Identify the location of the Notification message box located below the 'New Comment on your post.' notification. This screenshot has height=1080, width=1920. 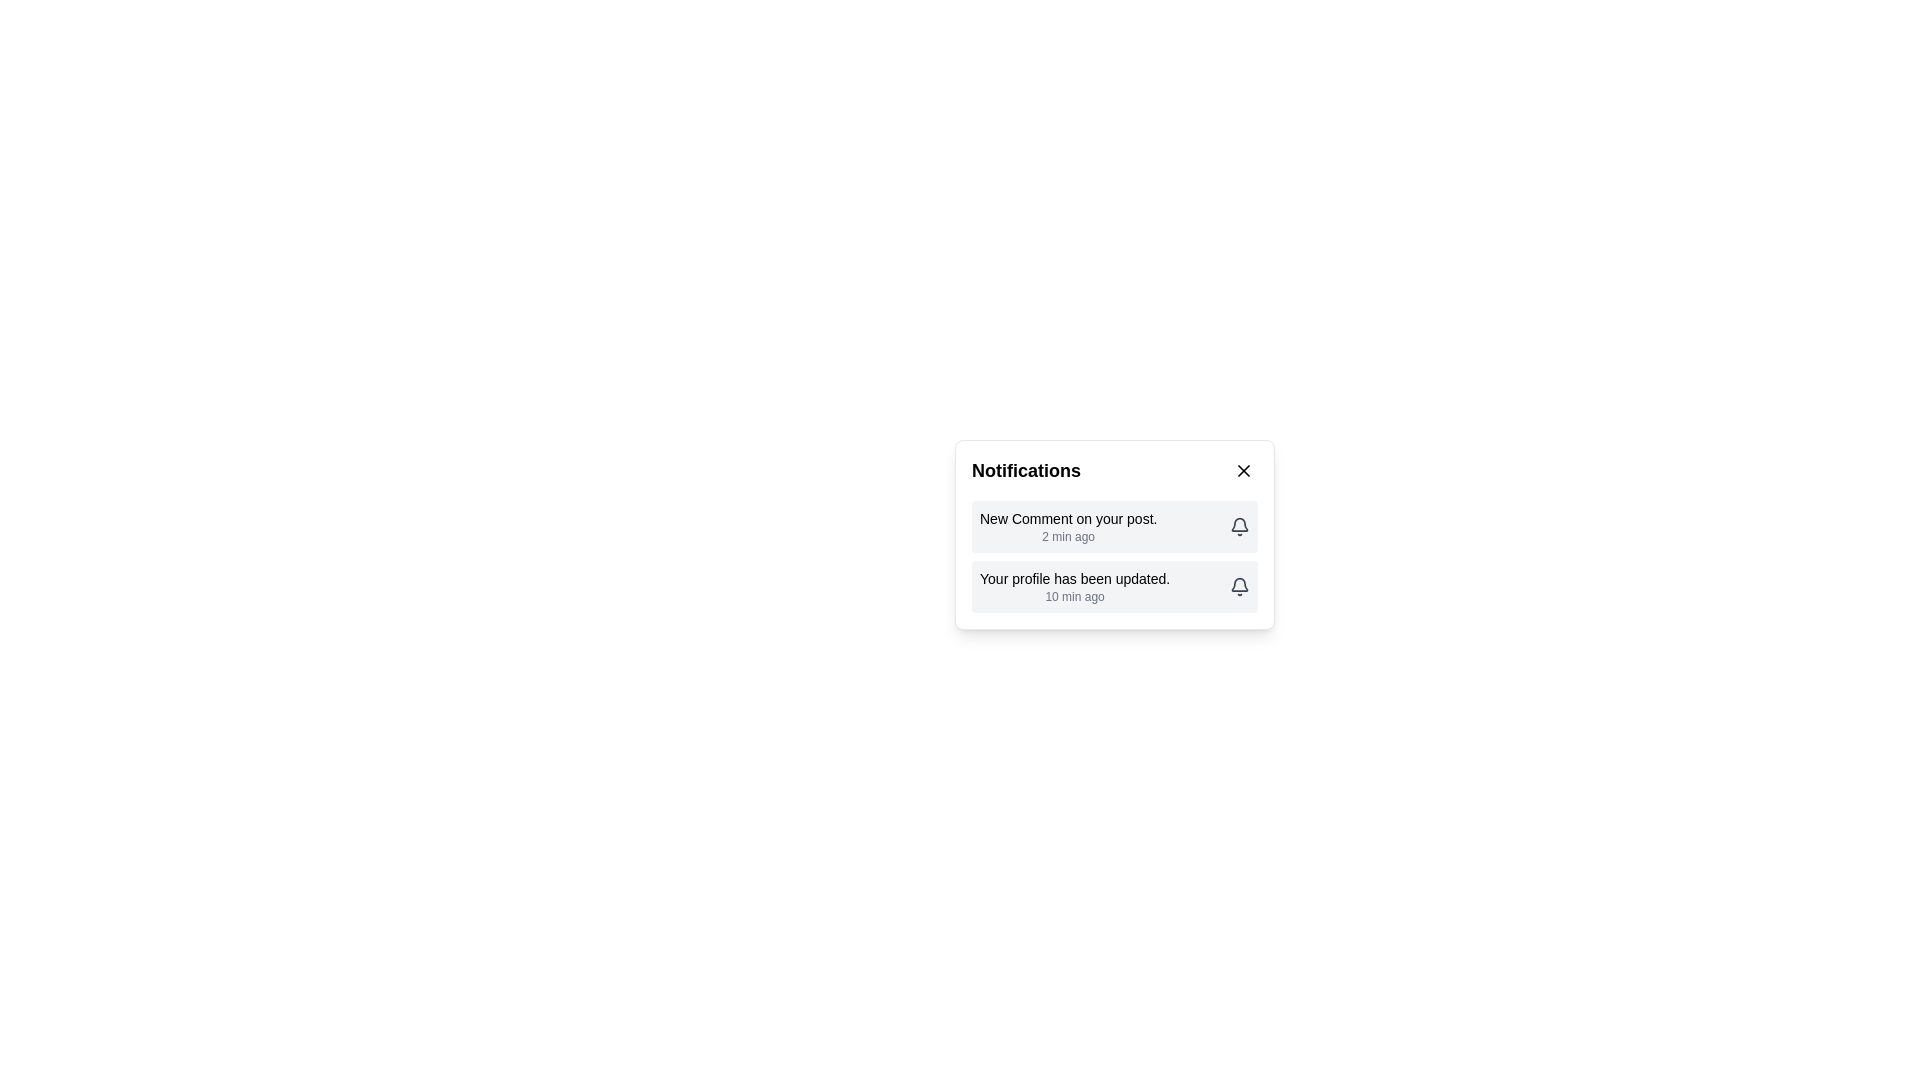
(1113, 585).